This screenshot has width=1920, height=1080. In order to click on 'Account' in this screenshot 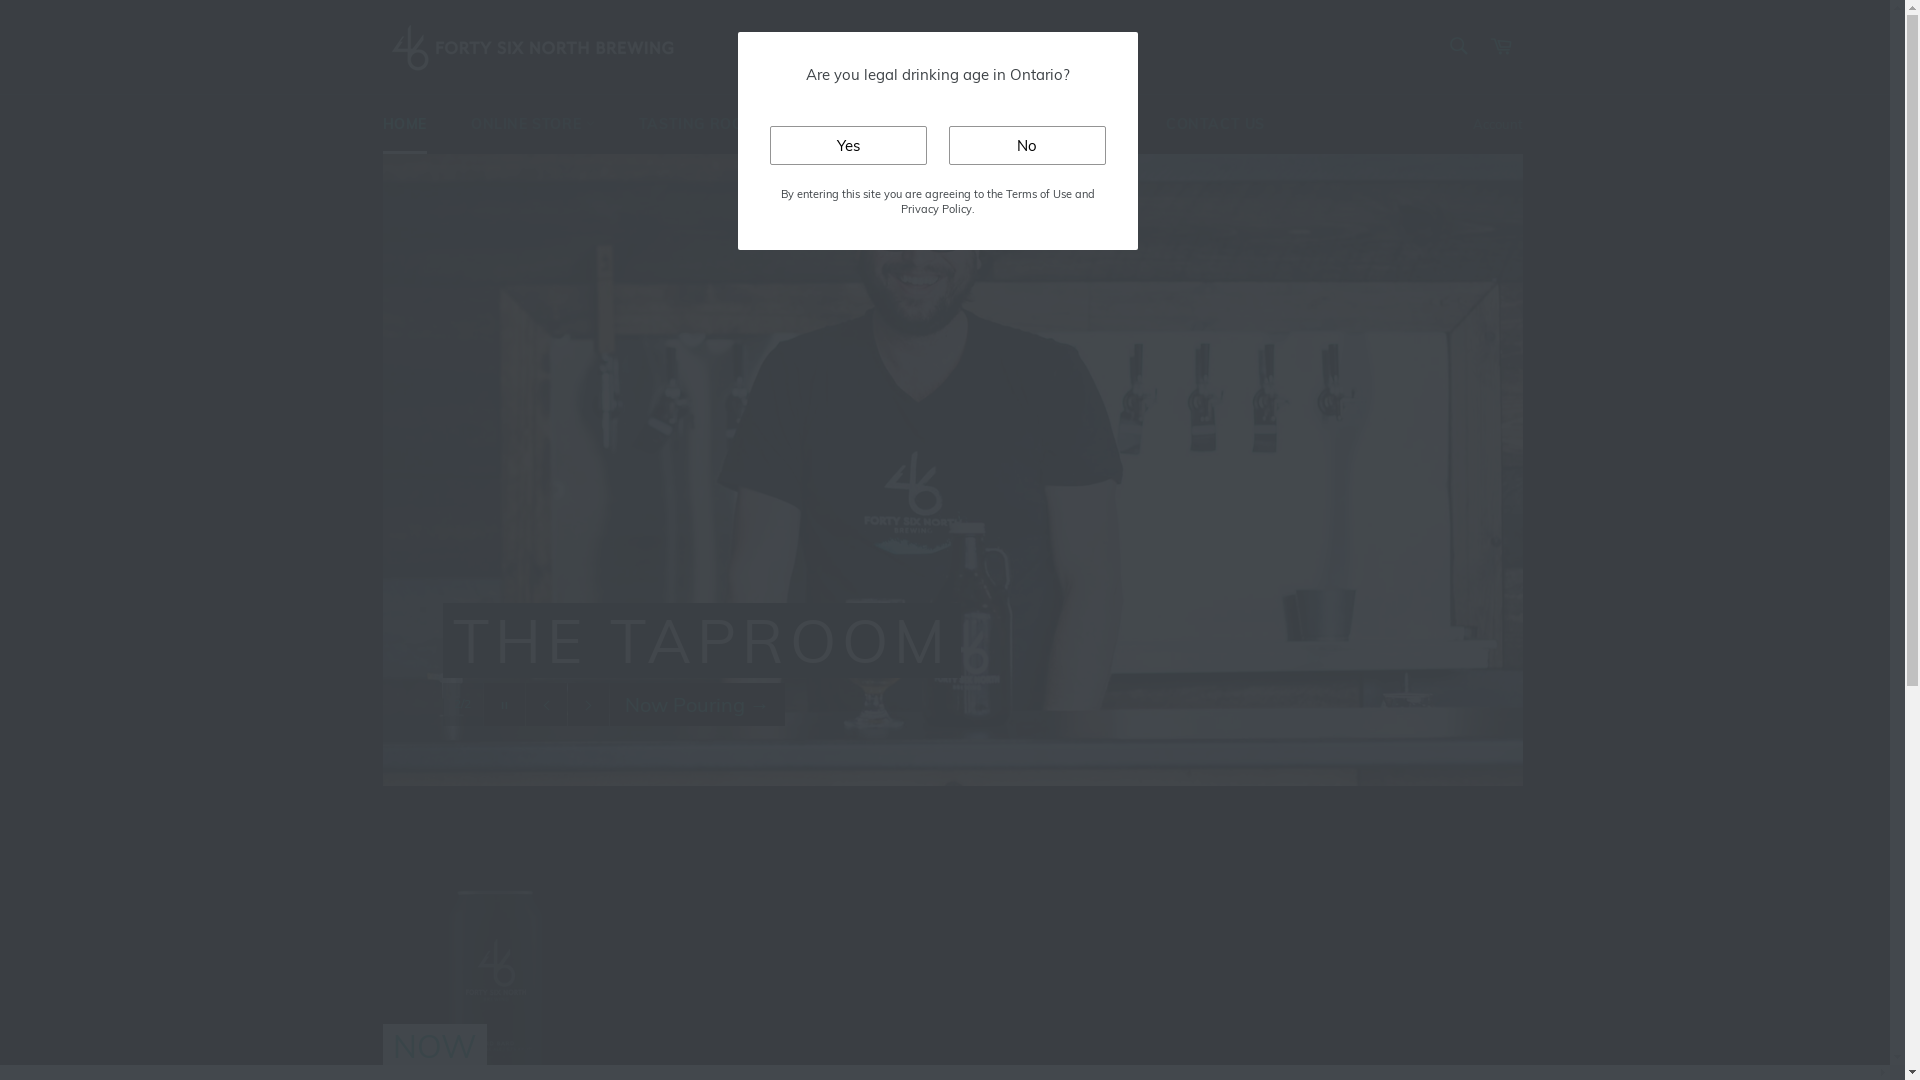, I will do `click(1462, 124)`.